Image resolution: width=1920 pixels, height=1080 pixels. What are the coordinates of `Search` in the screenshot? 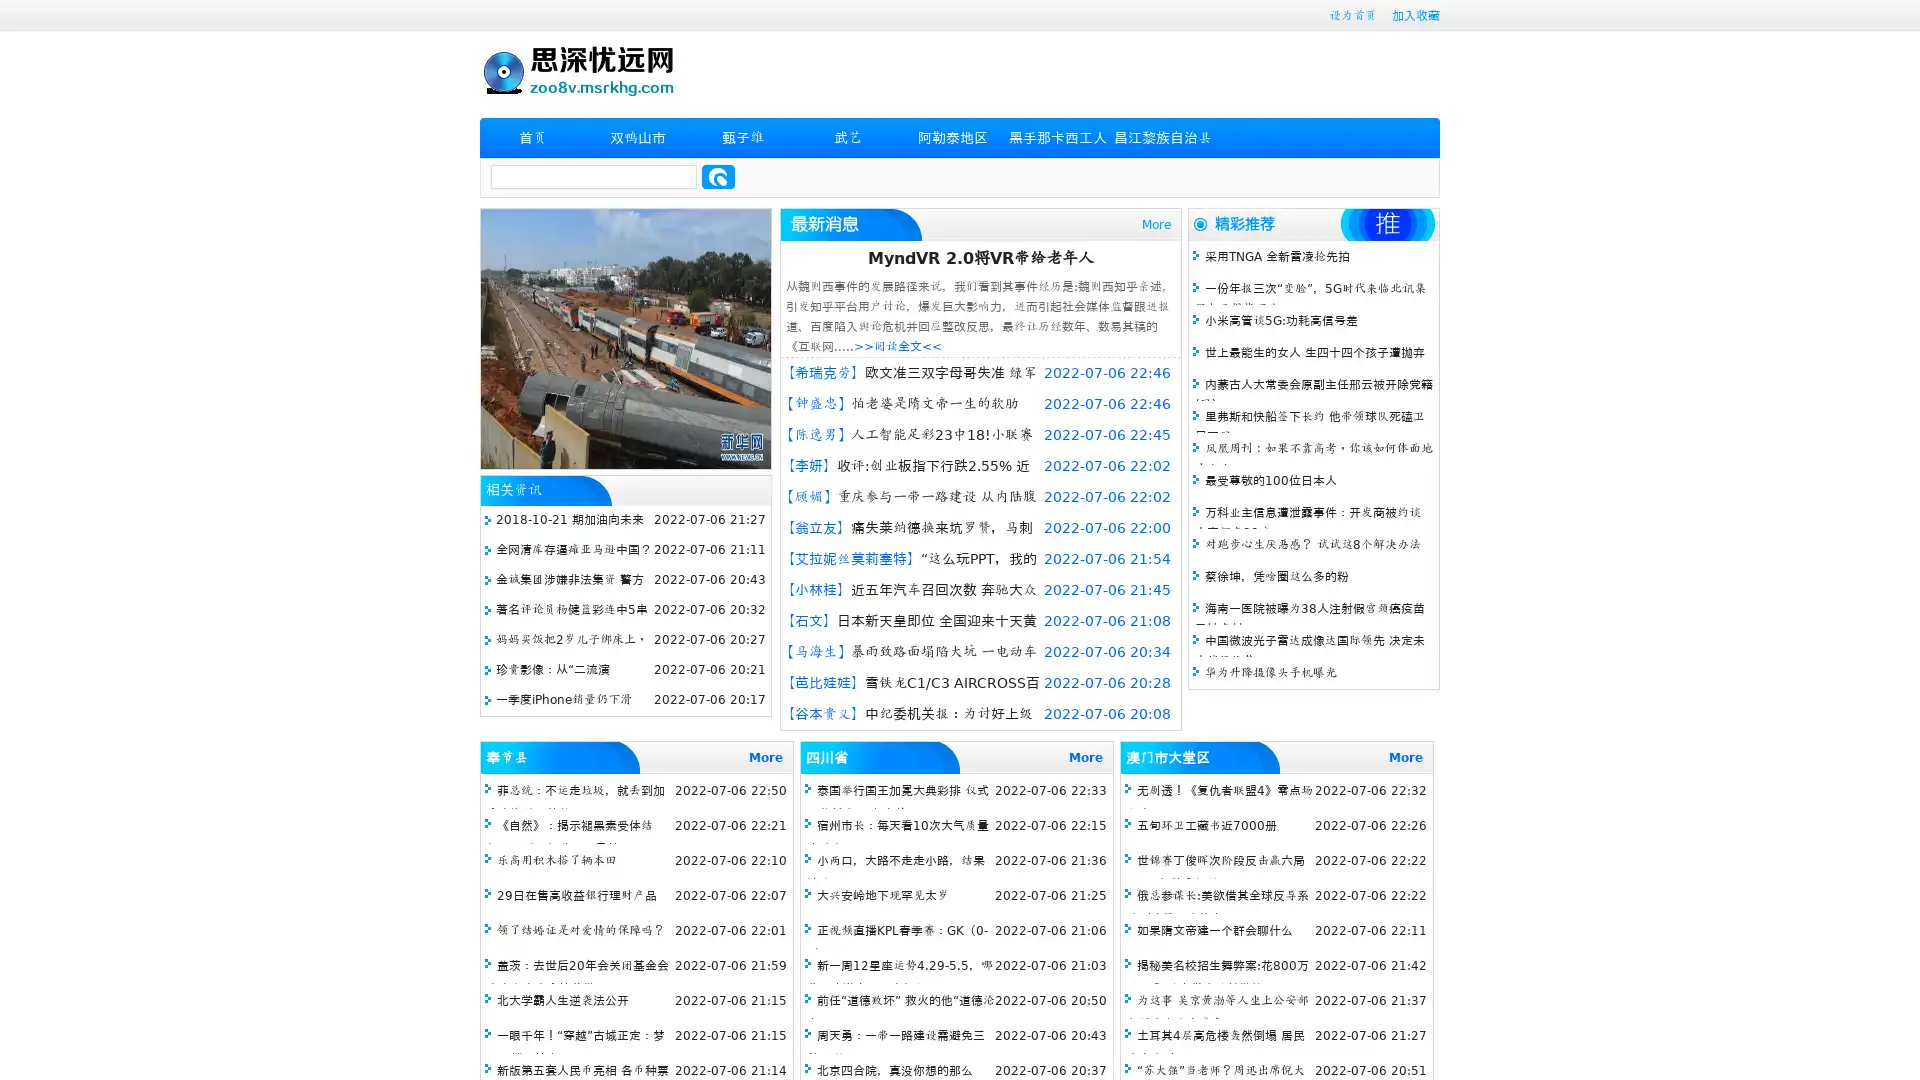 It's located at (718, 176).